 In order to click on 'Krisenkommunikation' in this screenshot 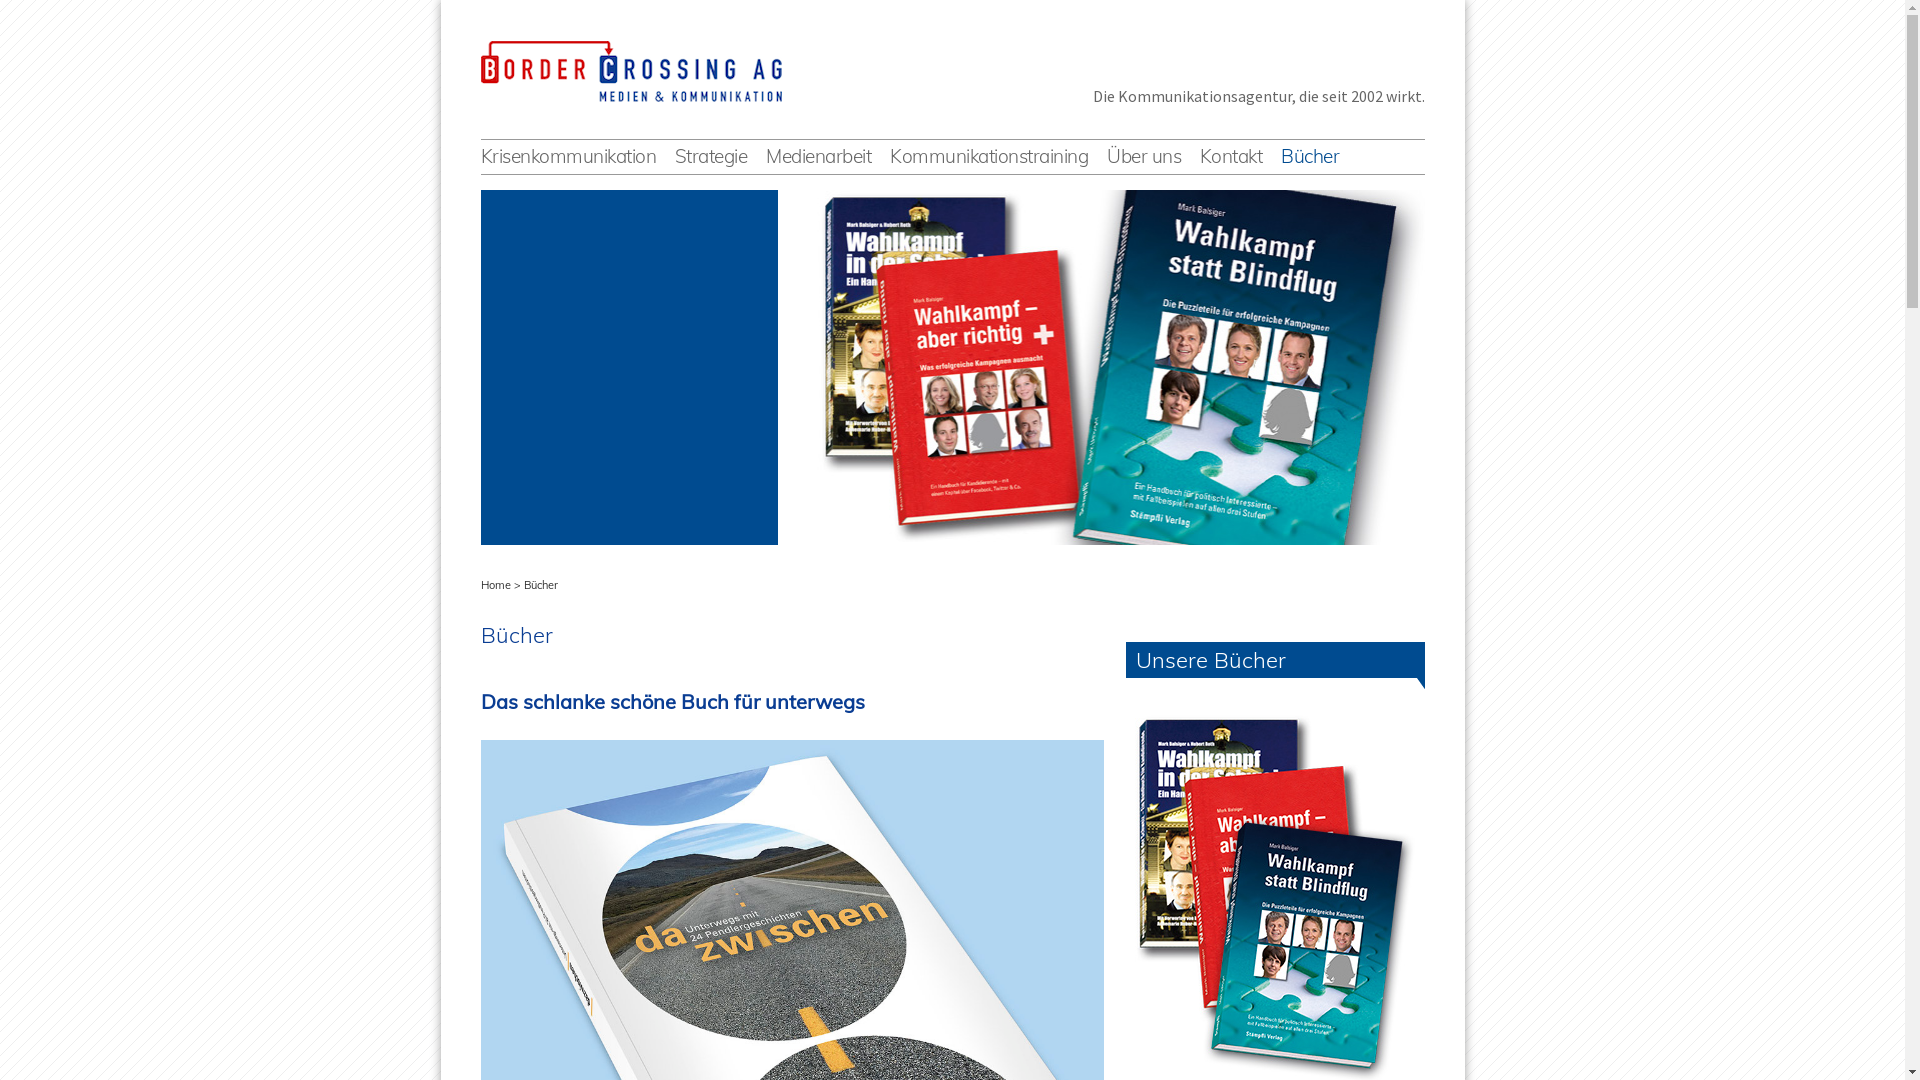, I will do `click(480, 155)`.